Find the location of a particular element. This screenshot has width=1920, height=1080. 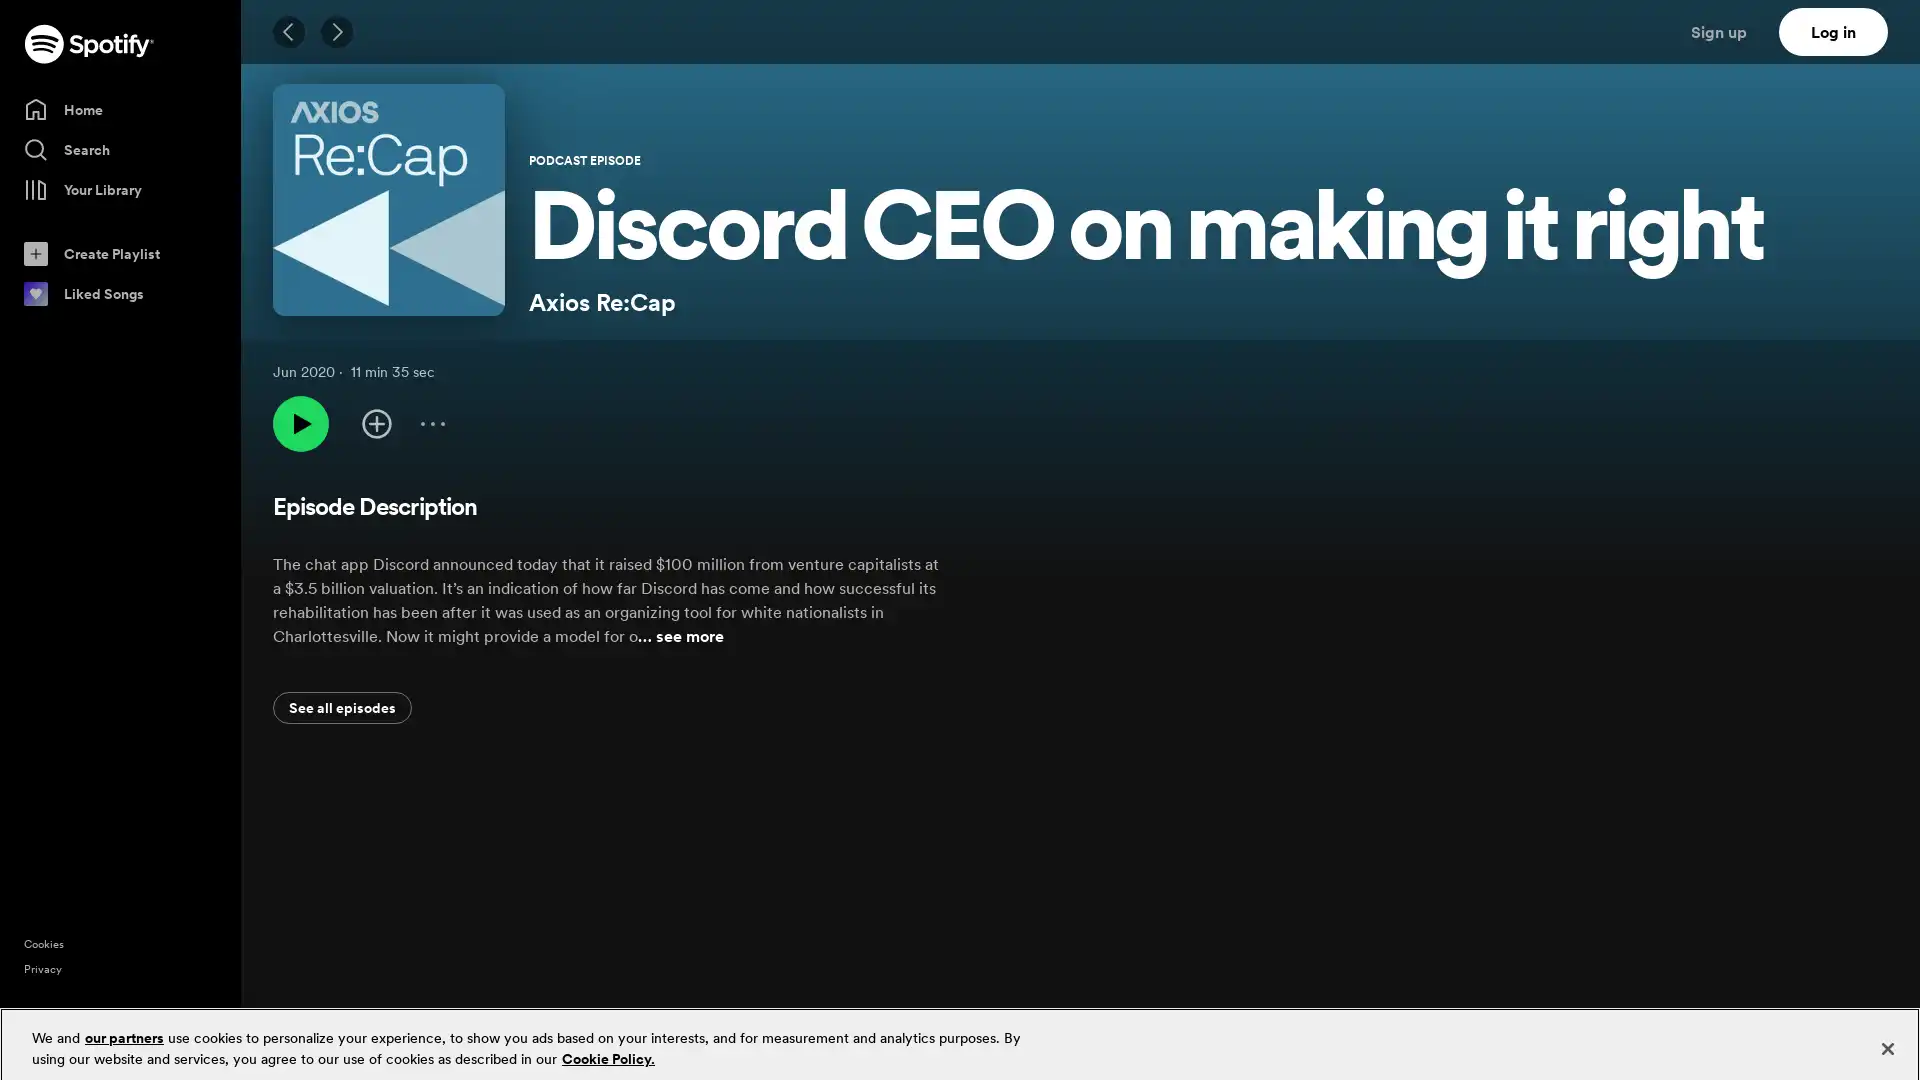

Log in is located at coordinates (1833, 31).